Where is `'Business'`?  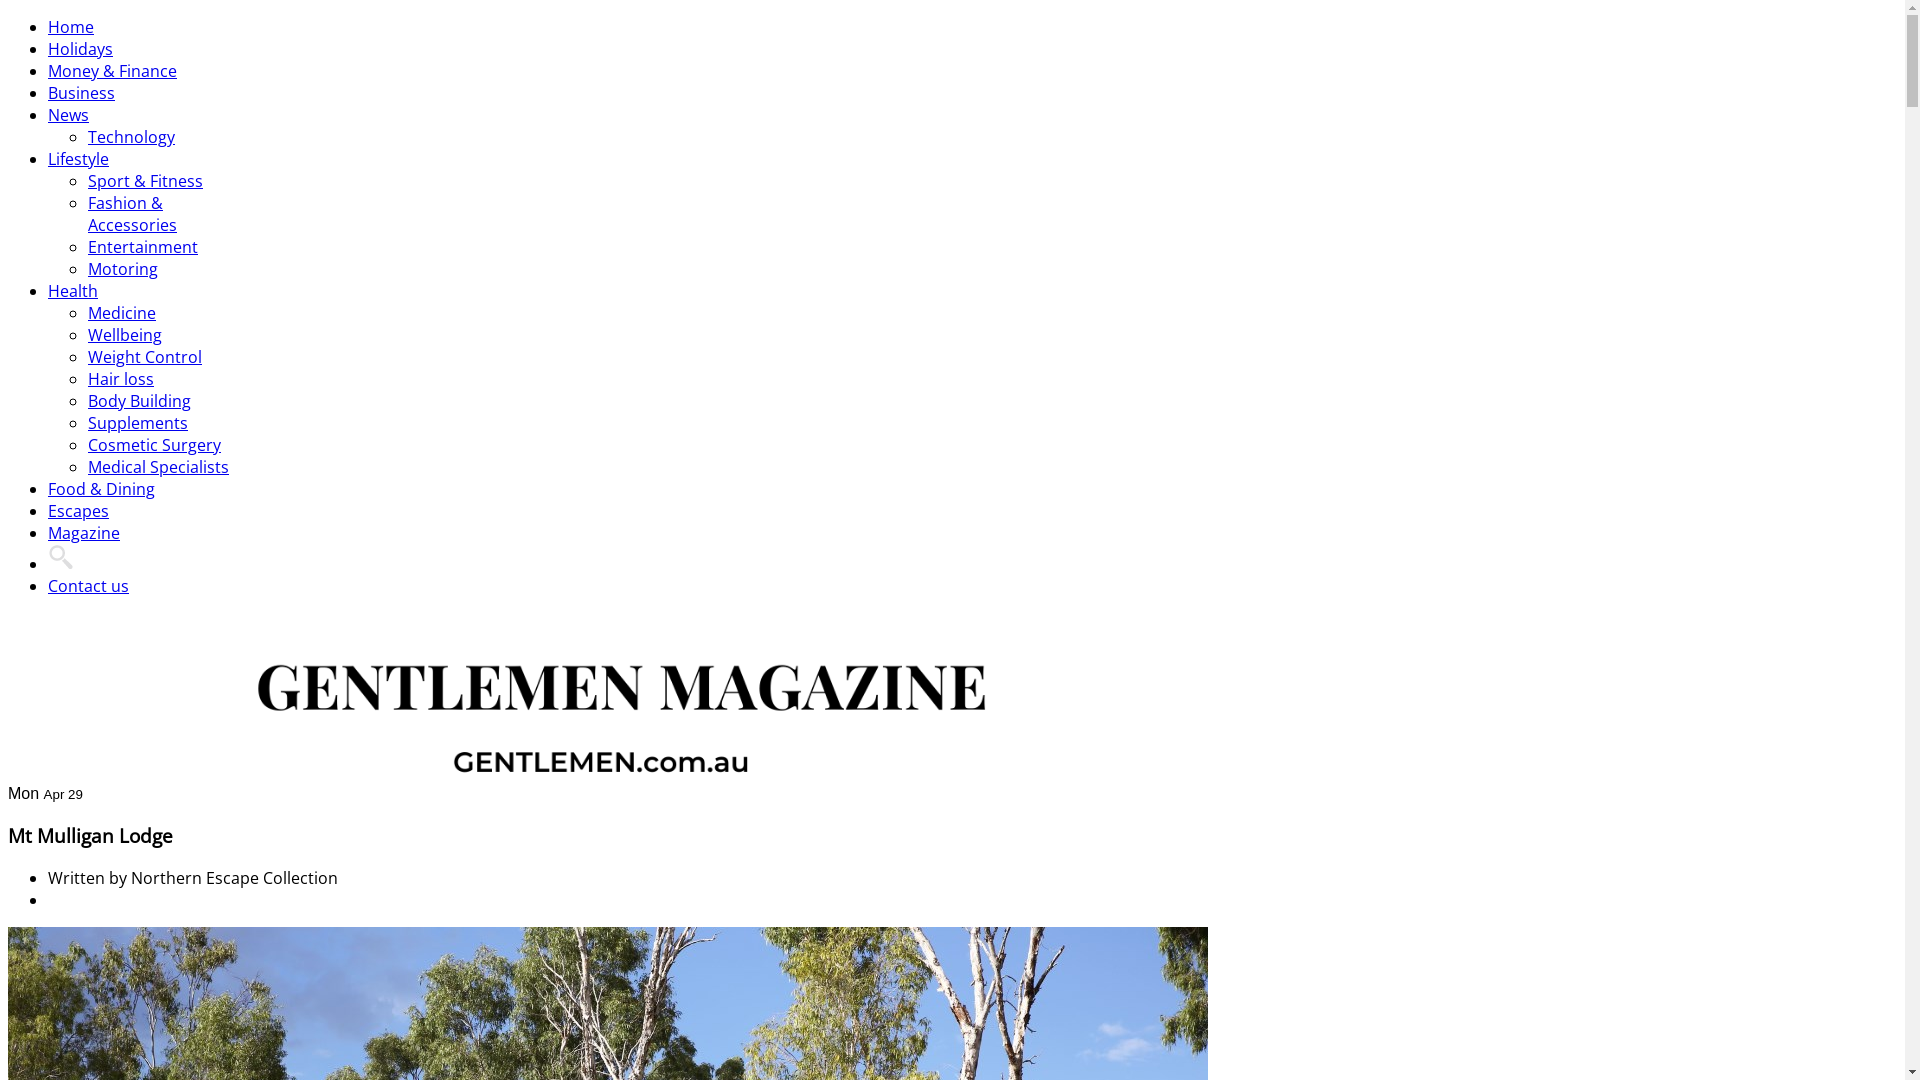 'Business' is located at coordinates (80, 92).